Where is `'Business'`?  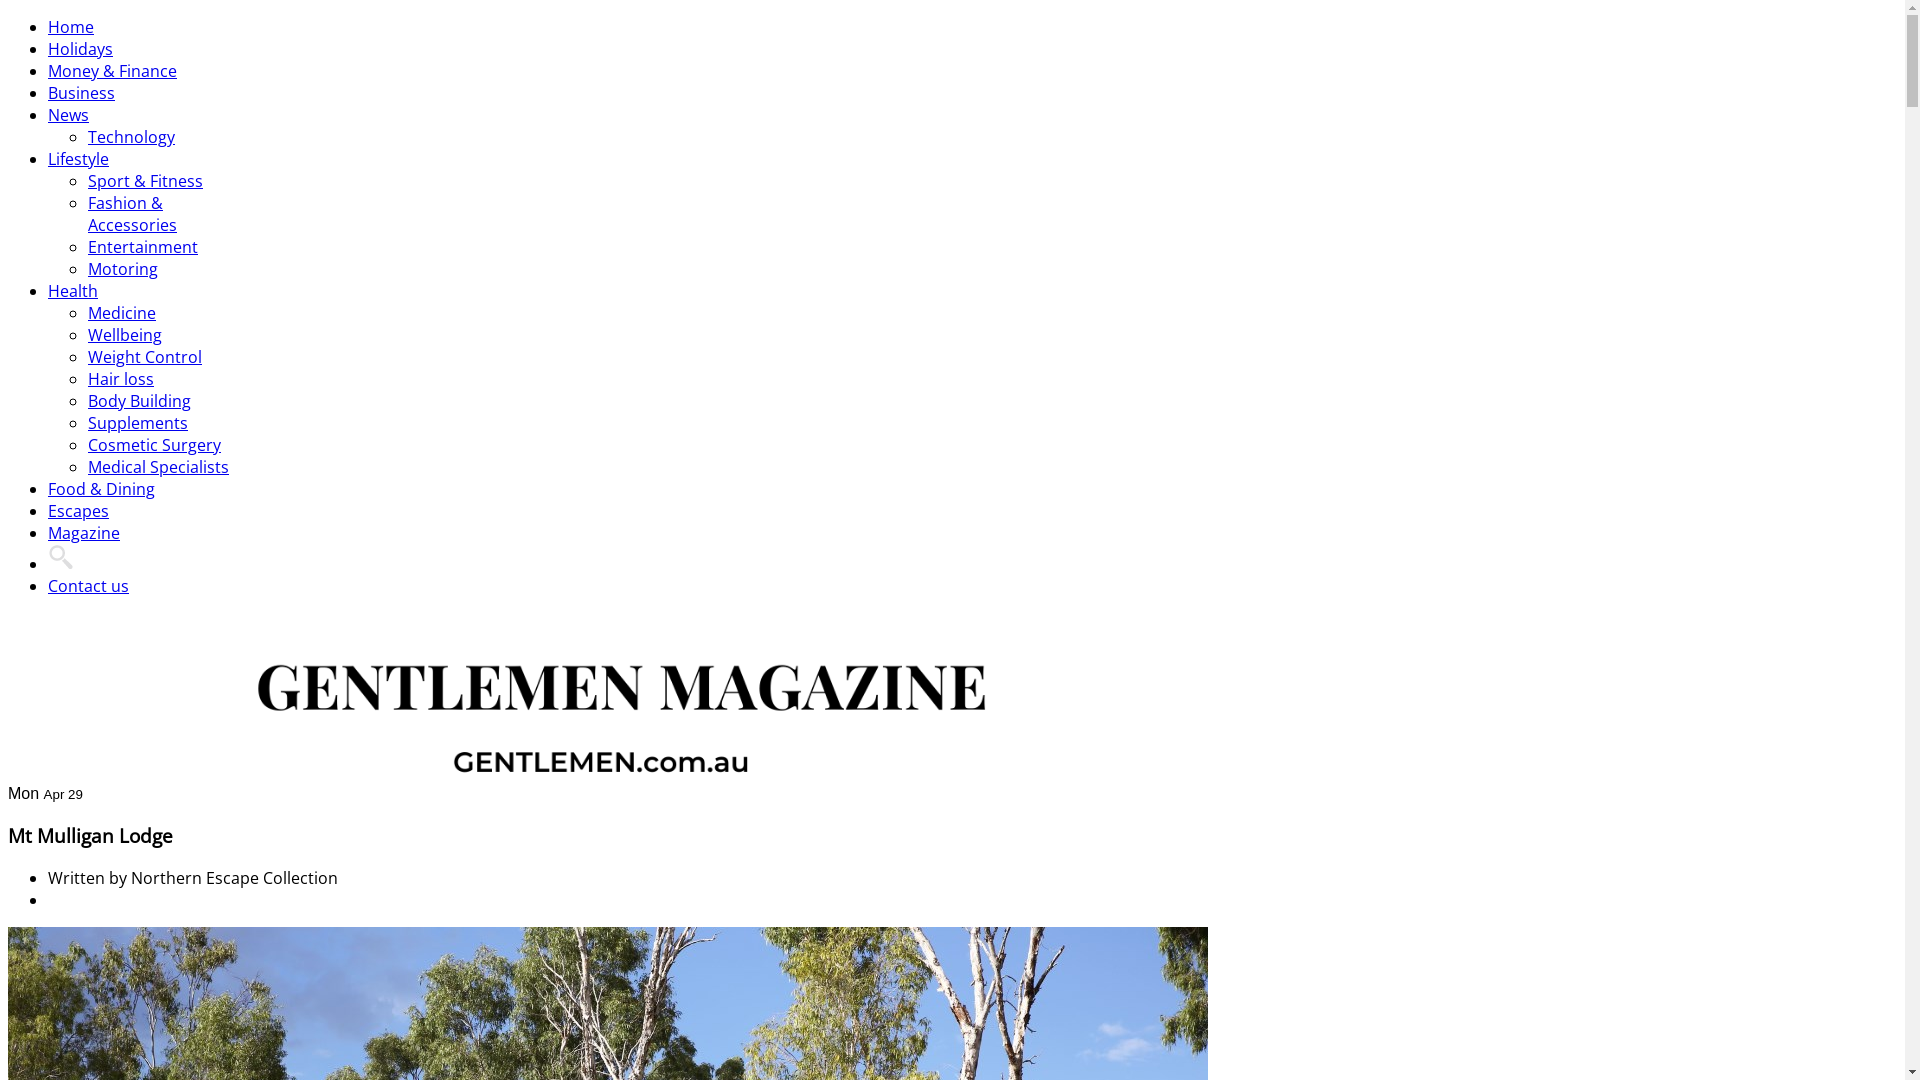 'Business' is located at coordinates (80, 92).